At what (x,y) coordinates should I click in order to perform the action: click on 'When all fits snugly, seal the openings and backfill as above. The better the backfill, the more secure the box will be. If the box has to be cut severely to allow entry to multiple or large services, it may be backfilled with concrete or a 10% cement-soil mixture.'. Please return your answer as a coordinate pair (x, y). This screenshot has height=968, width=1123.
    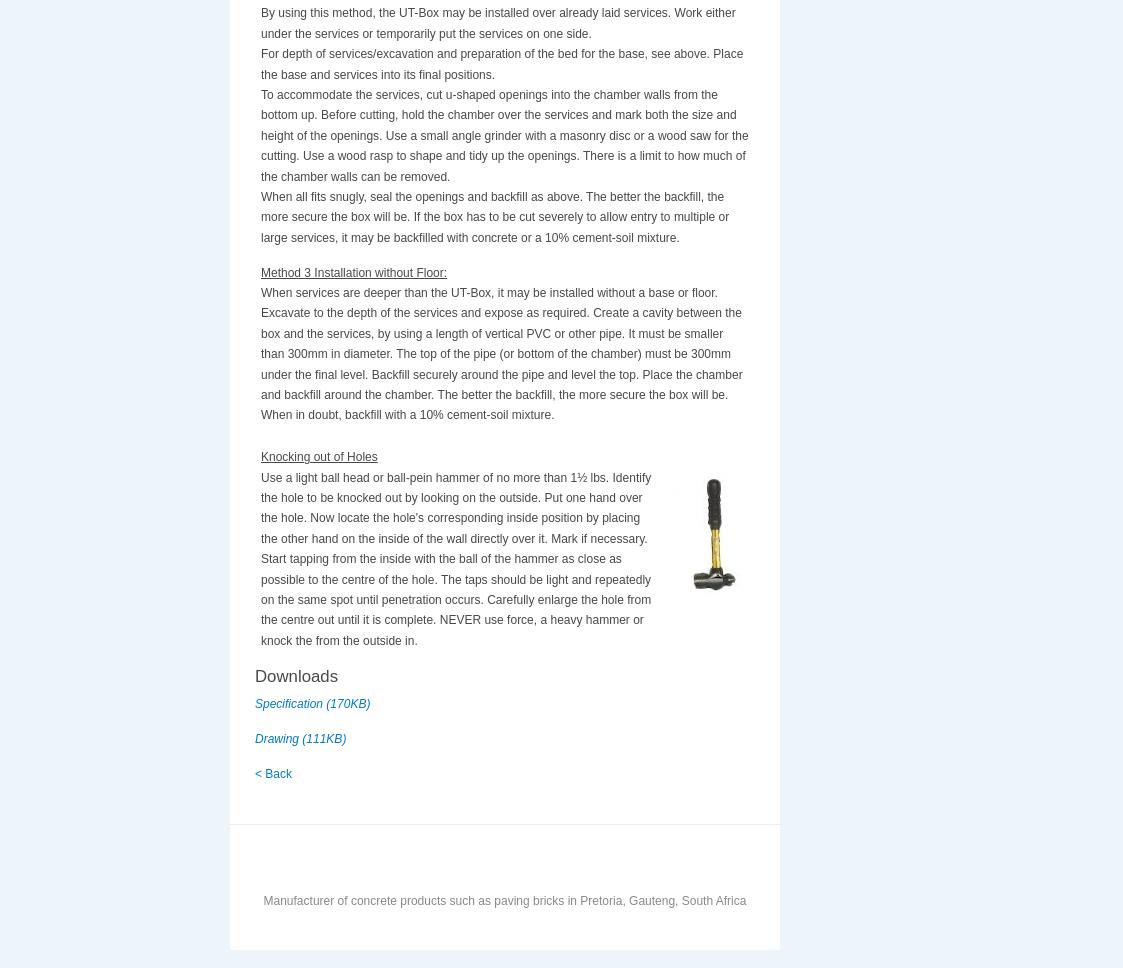
    Looking at the image, I should click on (494, 216).